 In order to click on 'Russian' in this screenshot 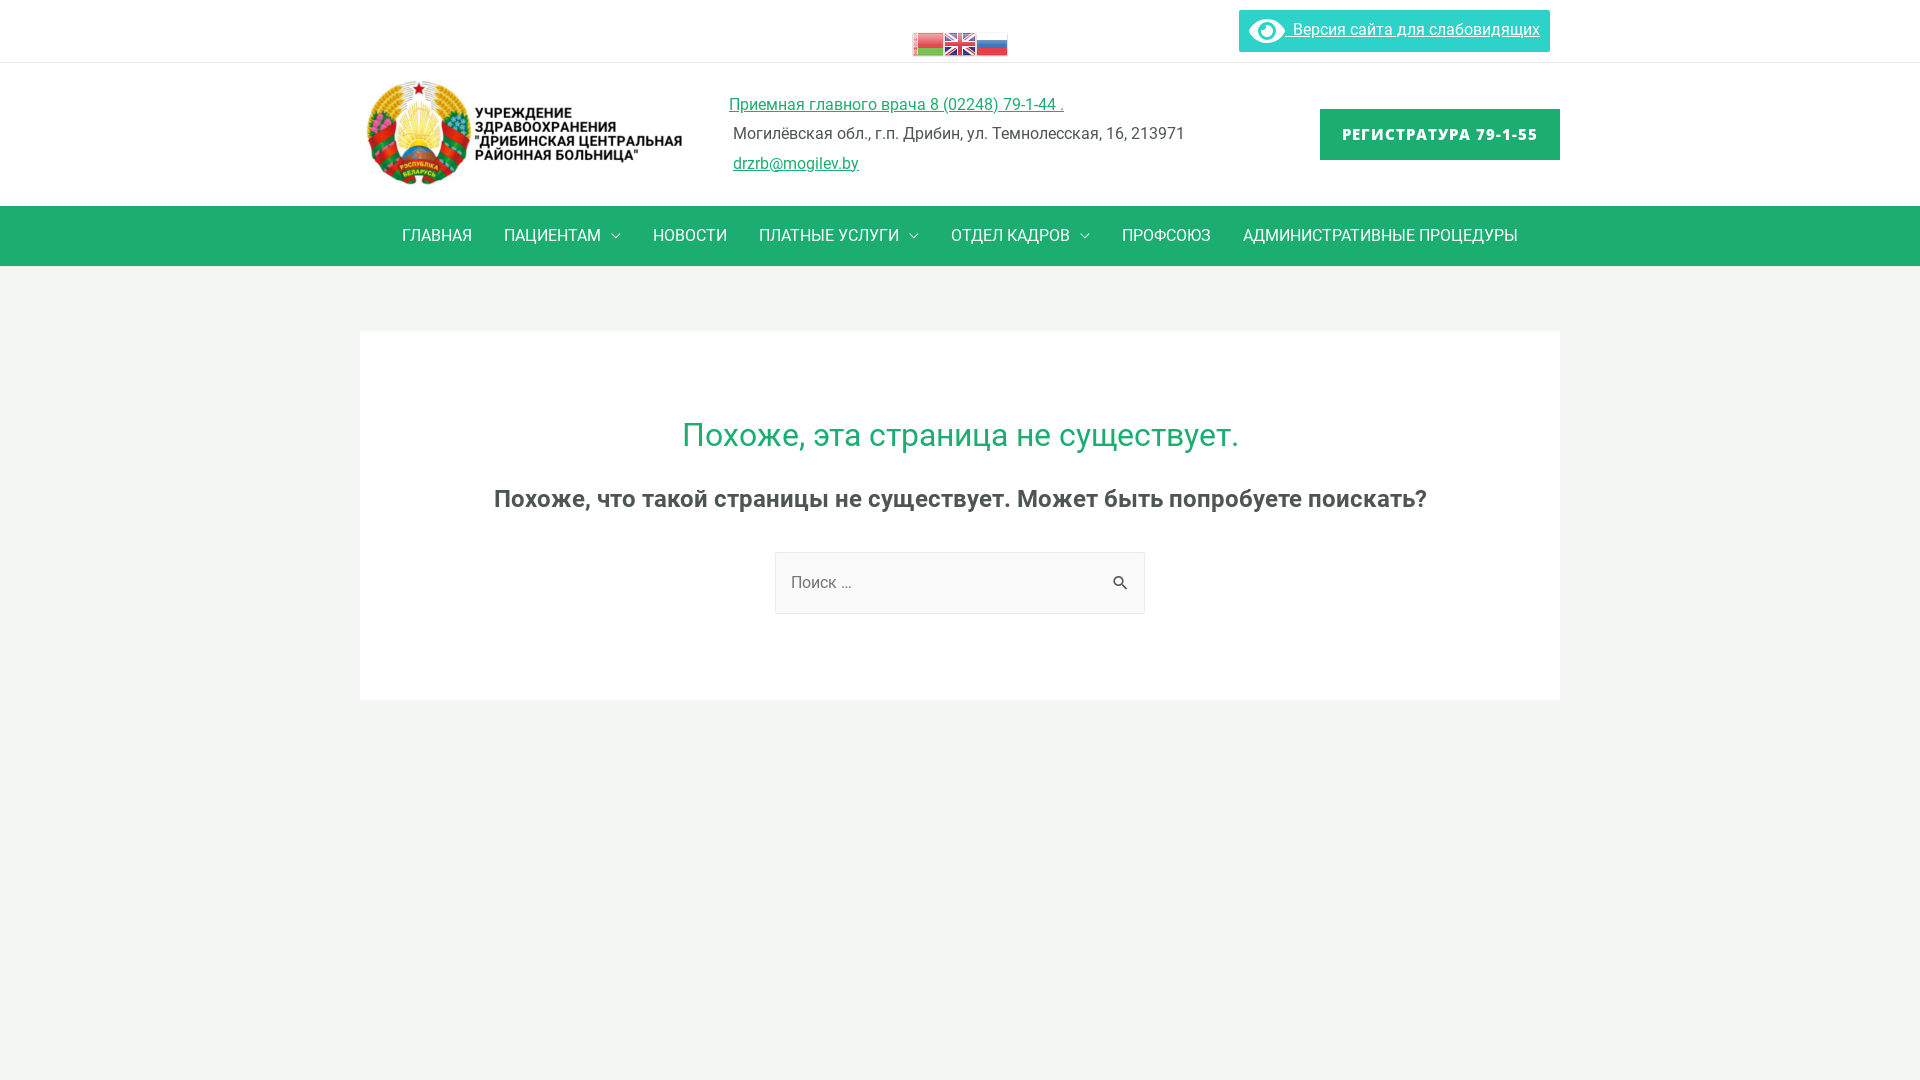, I will do `click(992, 42)`.